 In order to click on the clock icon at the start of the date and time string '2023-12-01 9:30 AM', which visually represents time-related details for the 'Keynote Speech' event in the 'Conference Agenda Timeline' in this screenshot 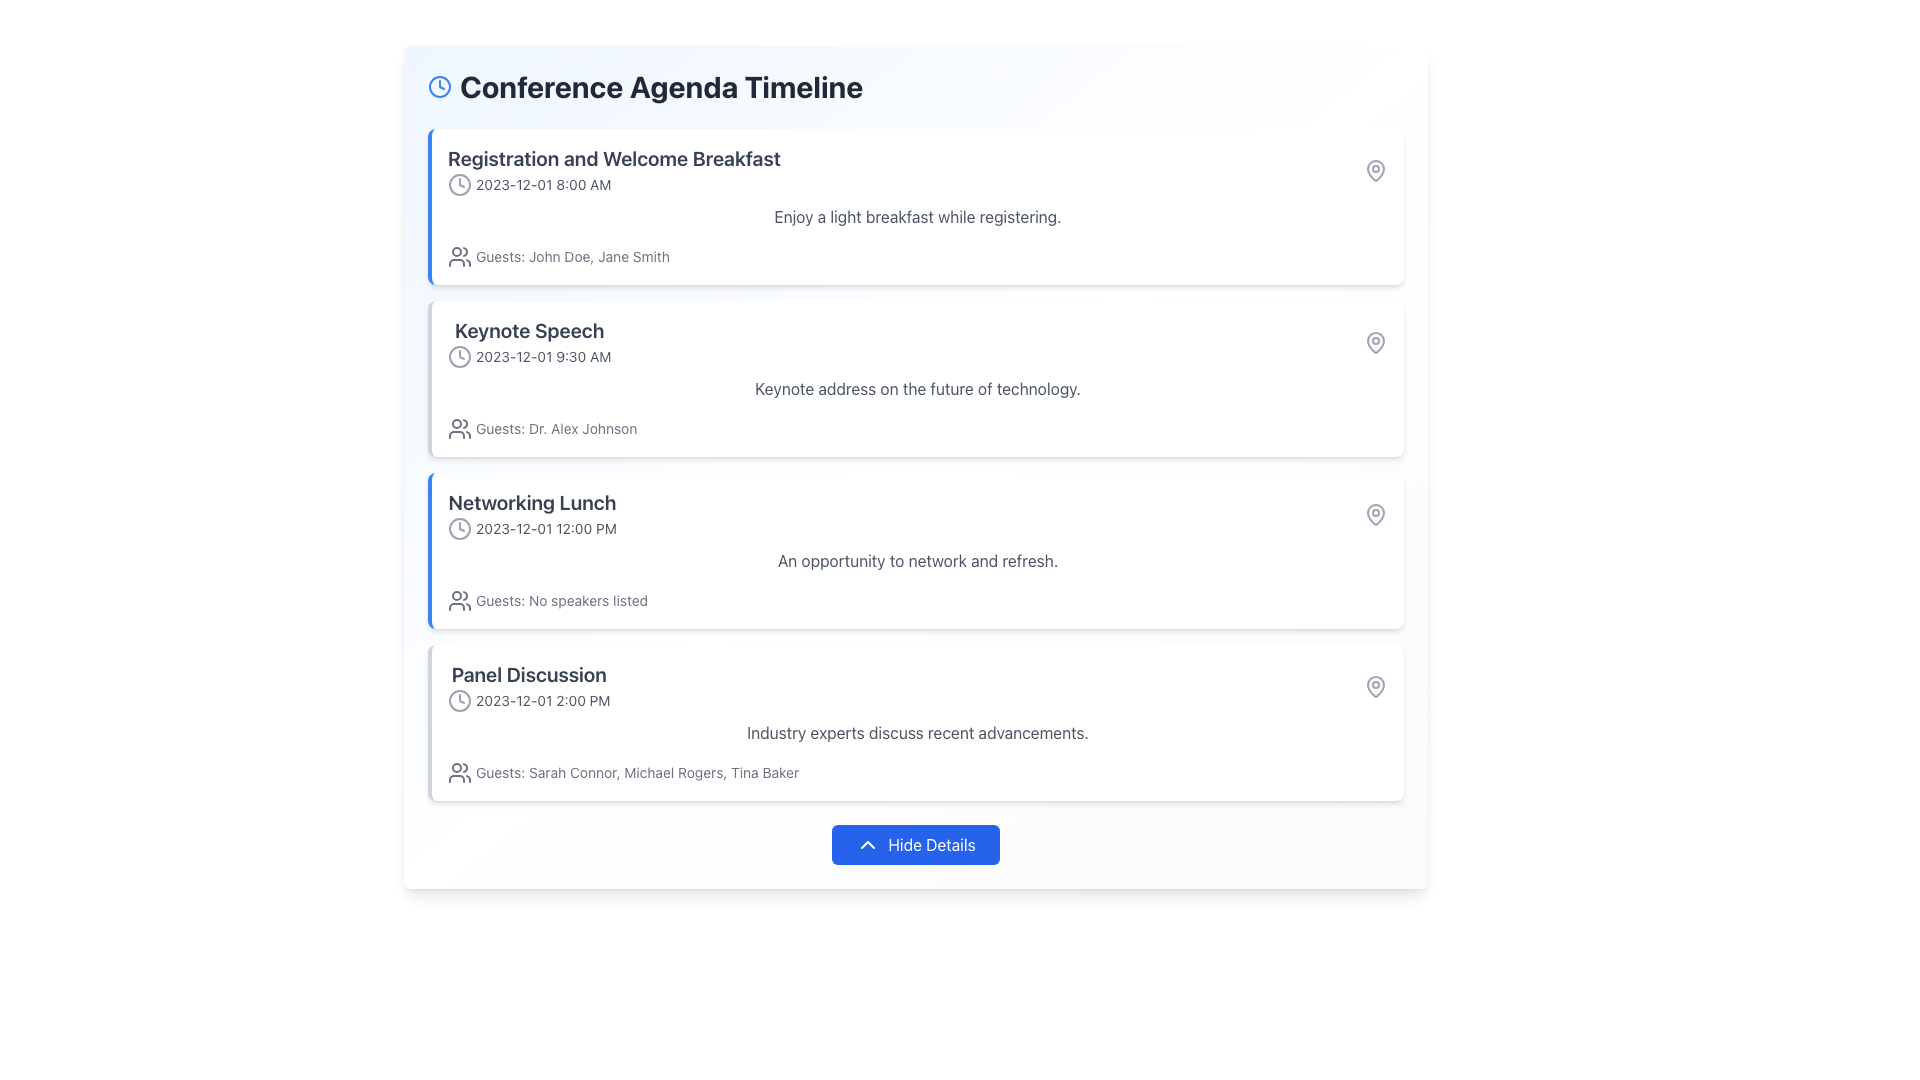, I will do `click(459, 356)`.